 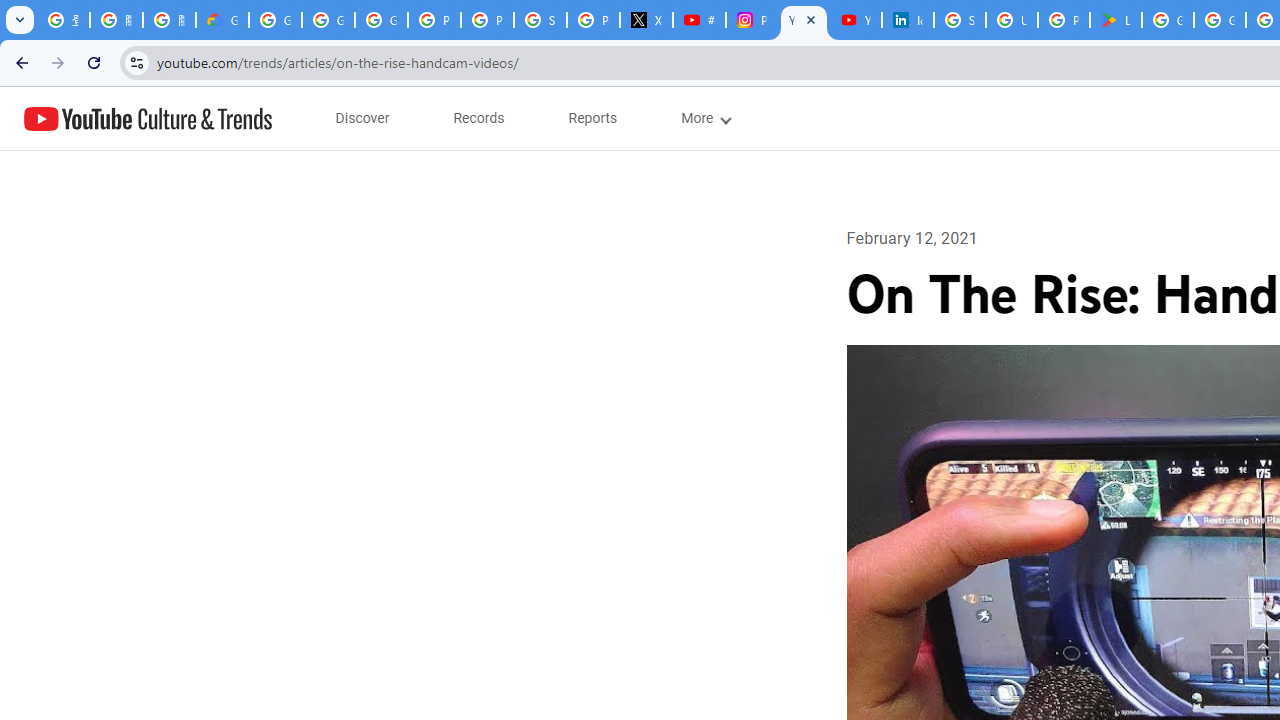 I want to click on 'Sign in - Google Accounts', so click(x=960, y=20).